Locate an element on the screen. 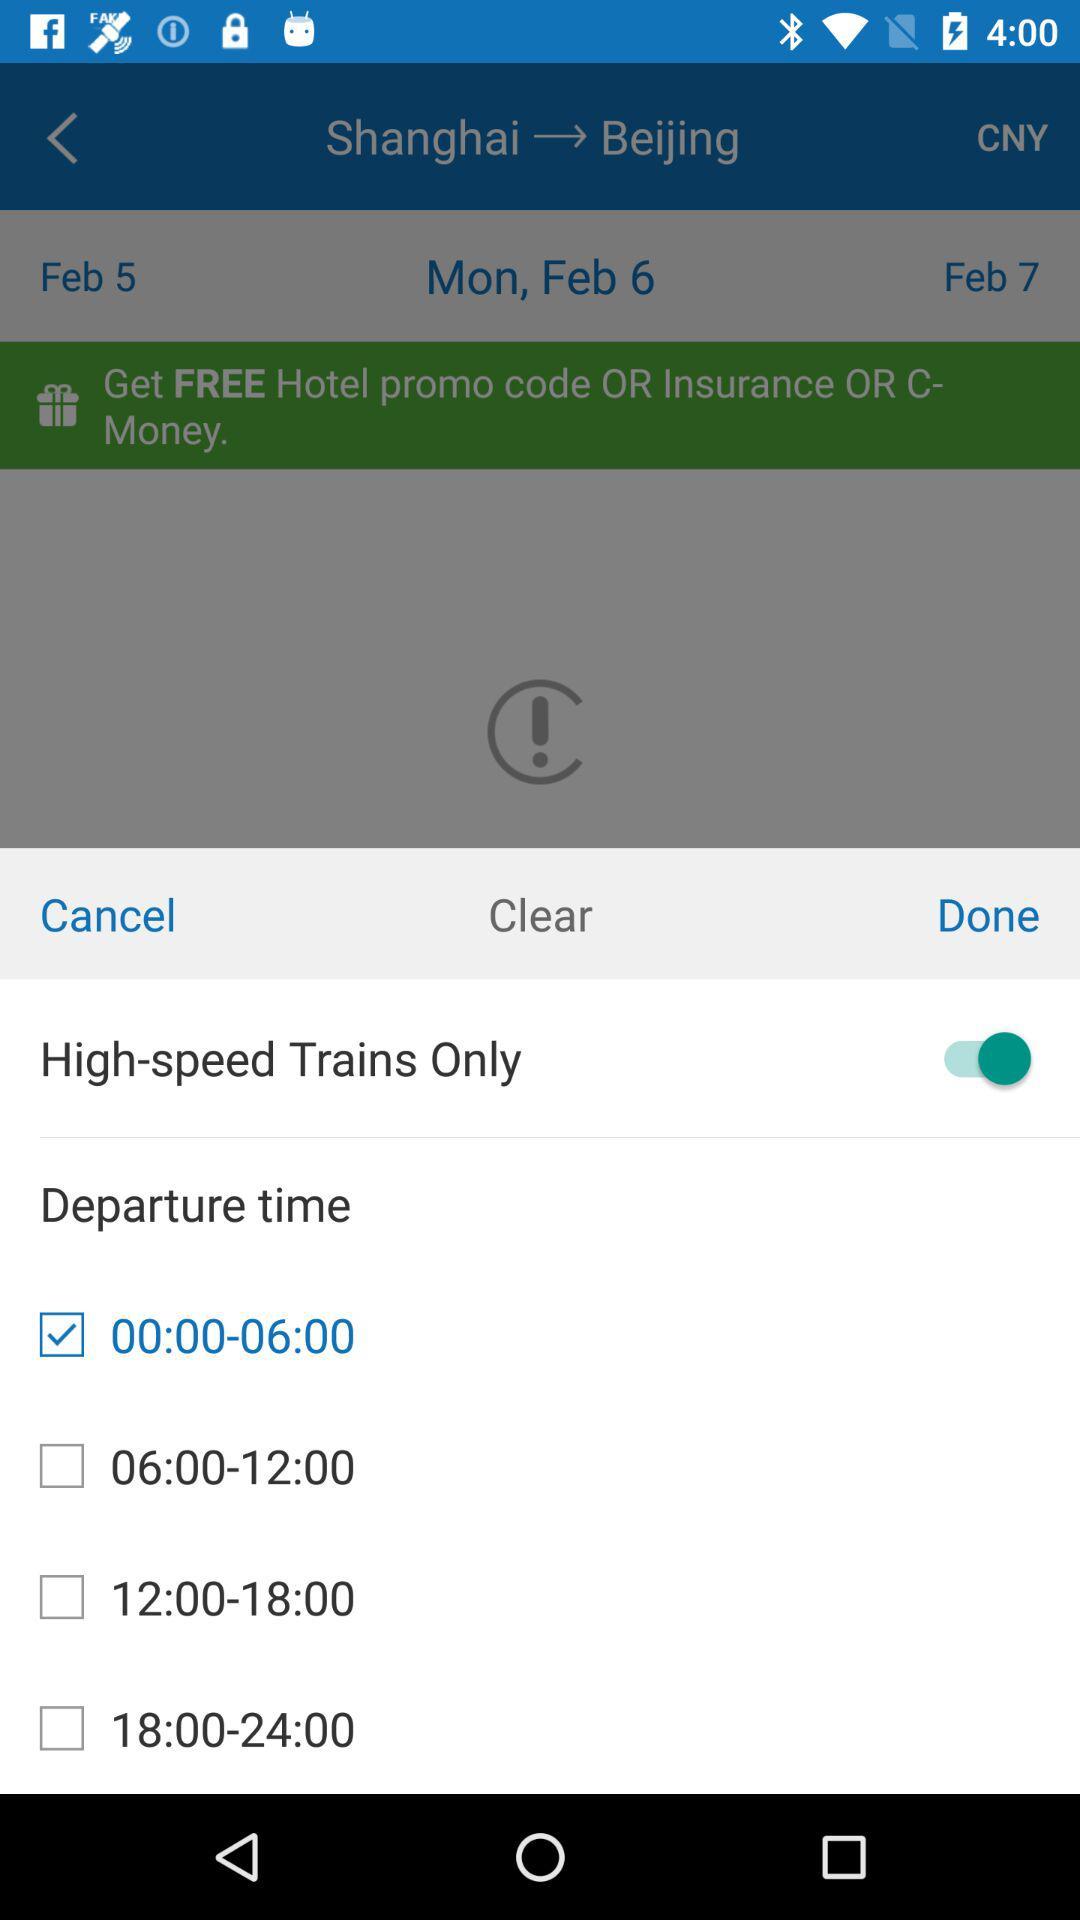  done is located at coordinates (898, 912).